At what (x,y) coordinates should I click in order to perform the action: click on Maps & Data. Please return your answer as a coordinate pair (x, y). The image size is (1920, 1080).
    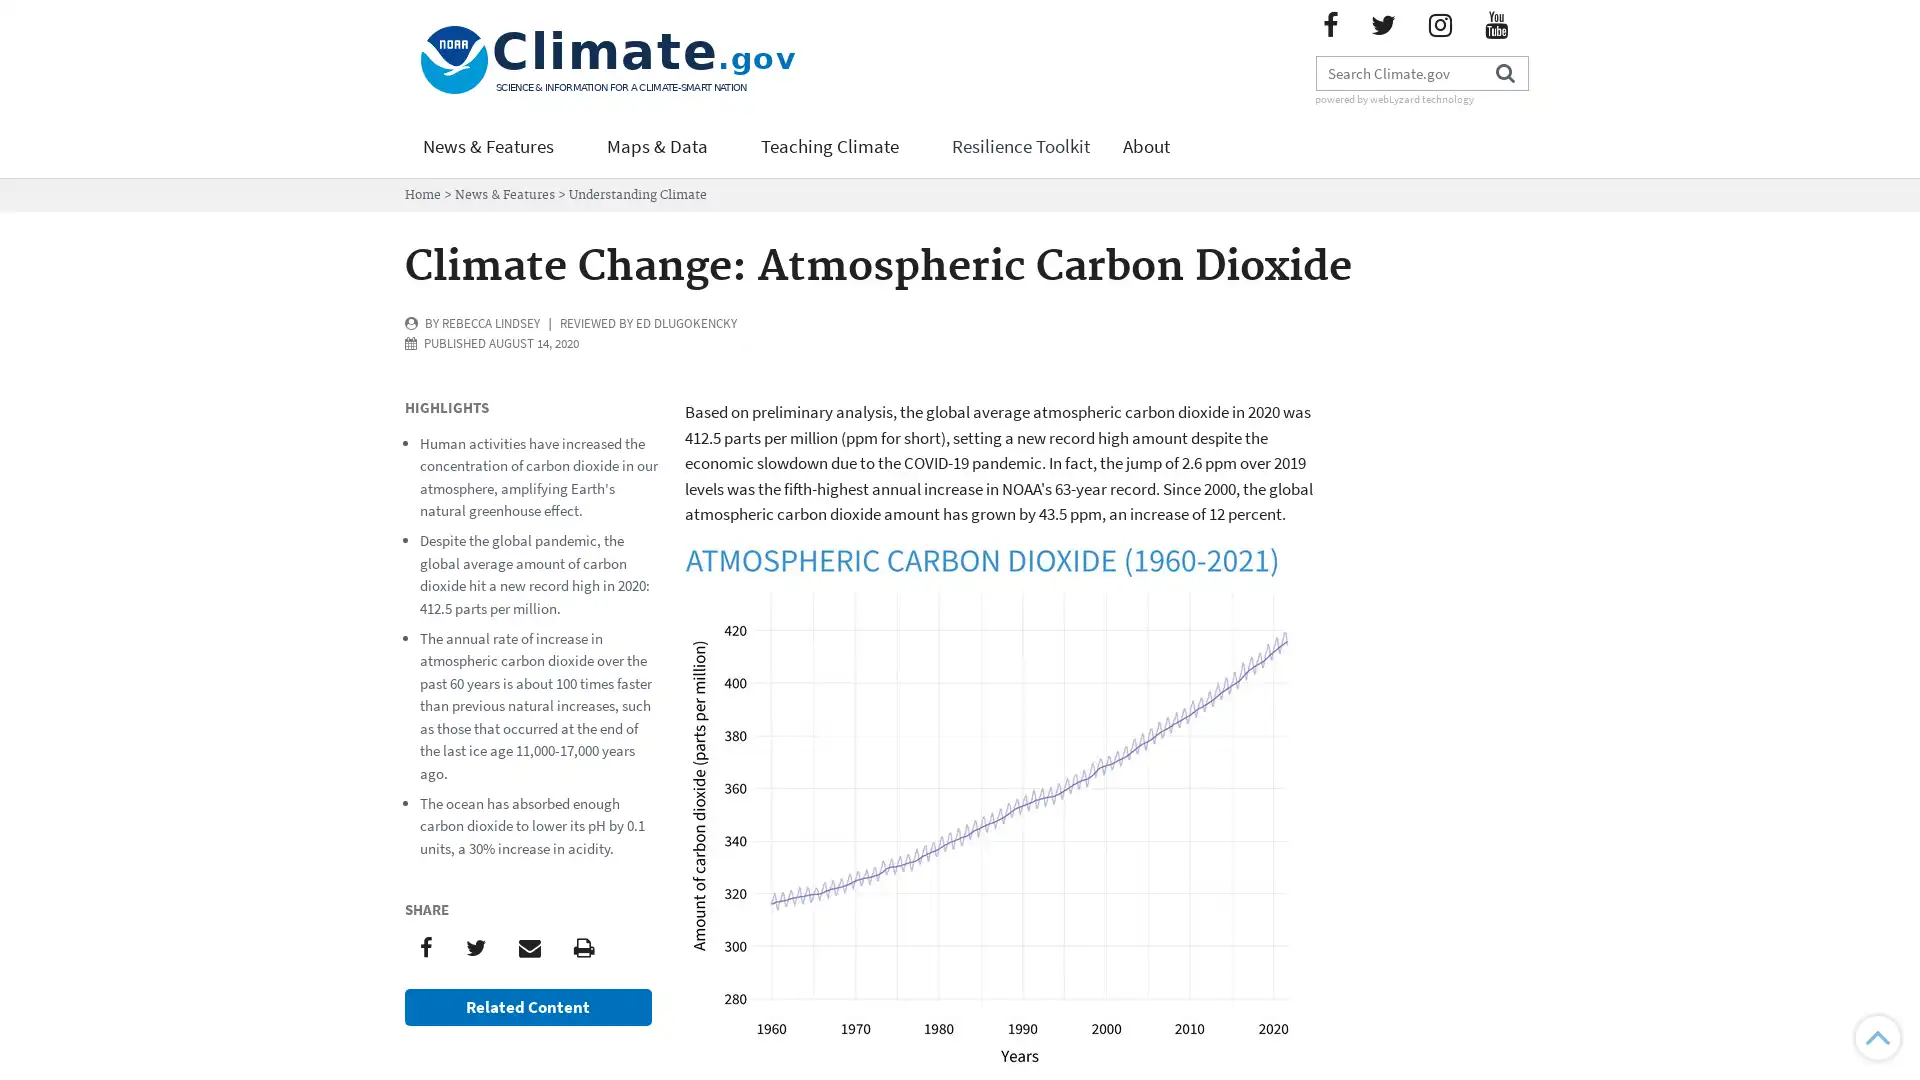
    Looking at the image, I should click on (667, 146).